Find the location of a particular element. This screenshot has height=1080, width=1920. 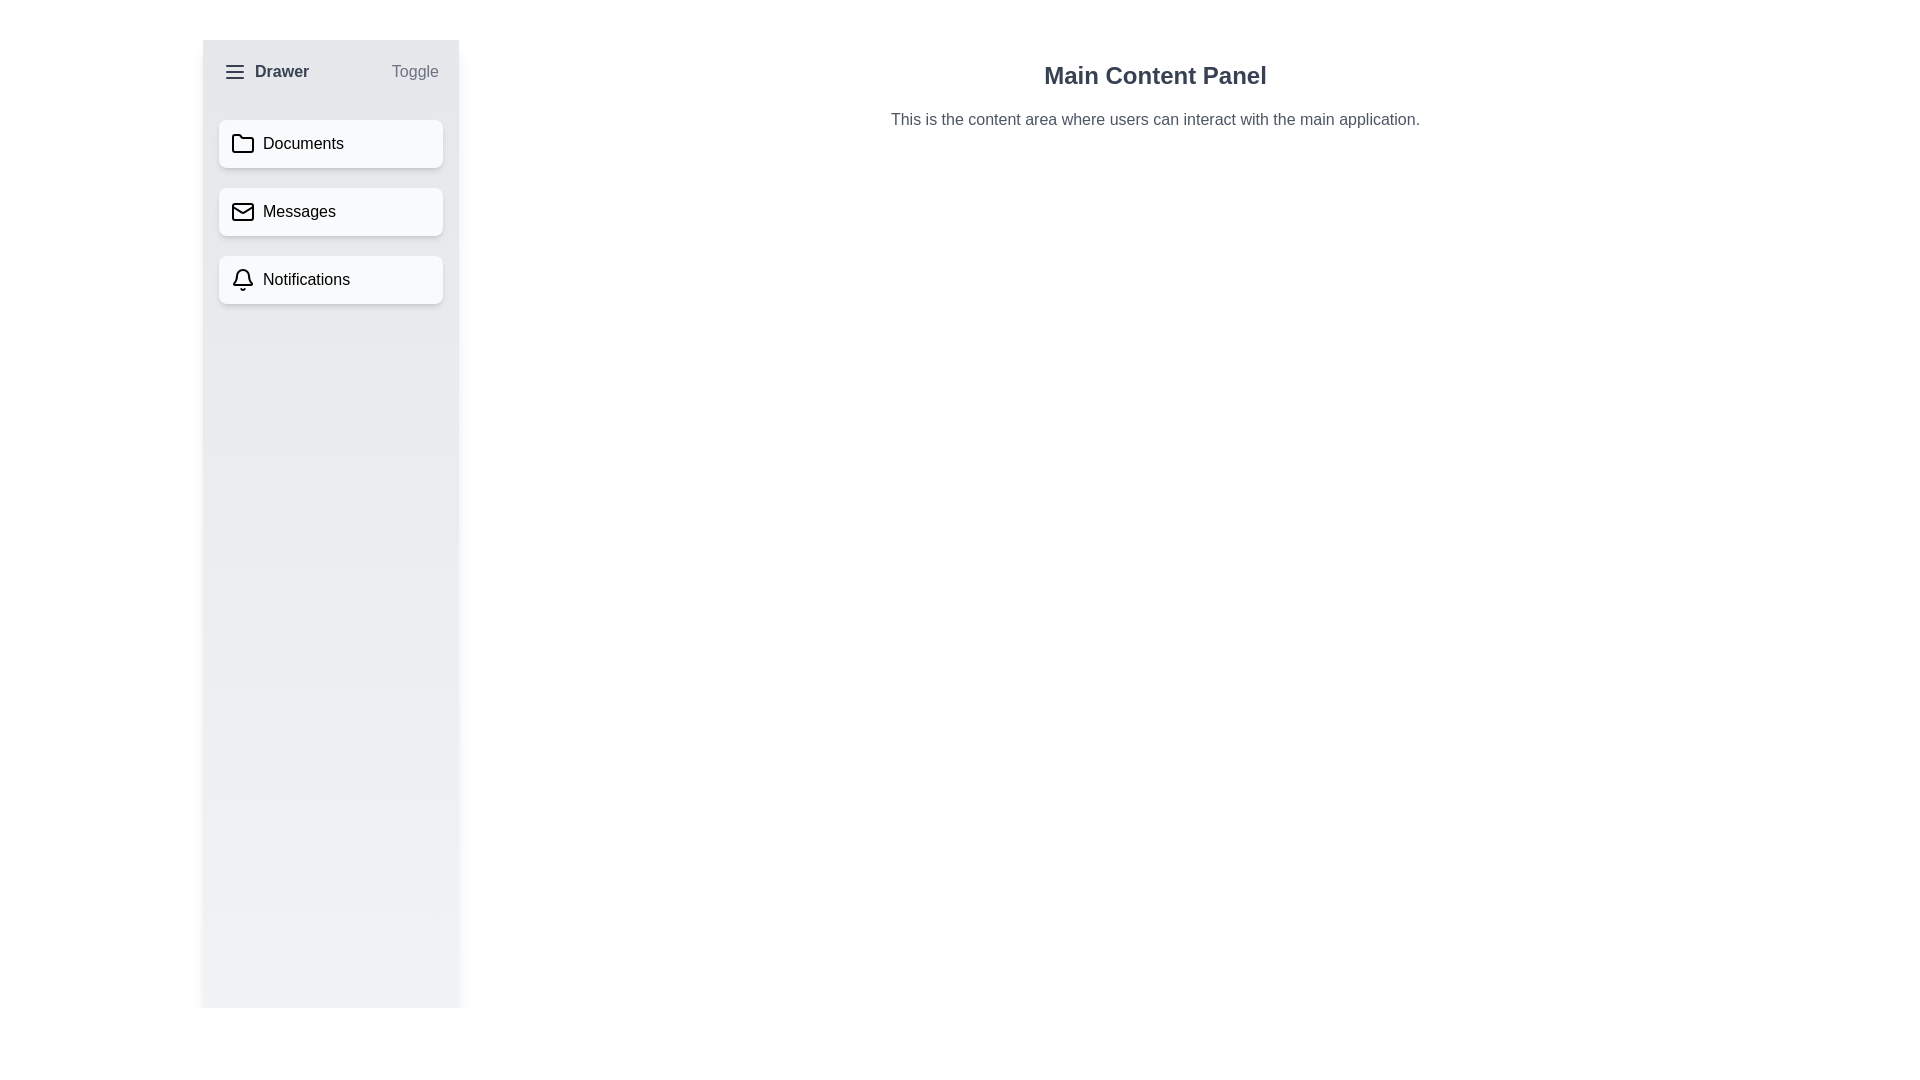

the 'Messages' icon in the navigation menu is located at coordinates (242, 212).